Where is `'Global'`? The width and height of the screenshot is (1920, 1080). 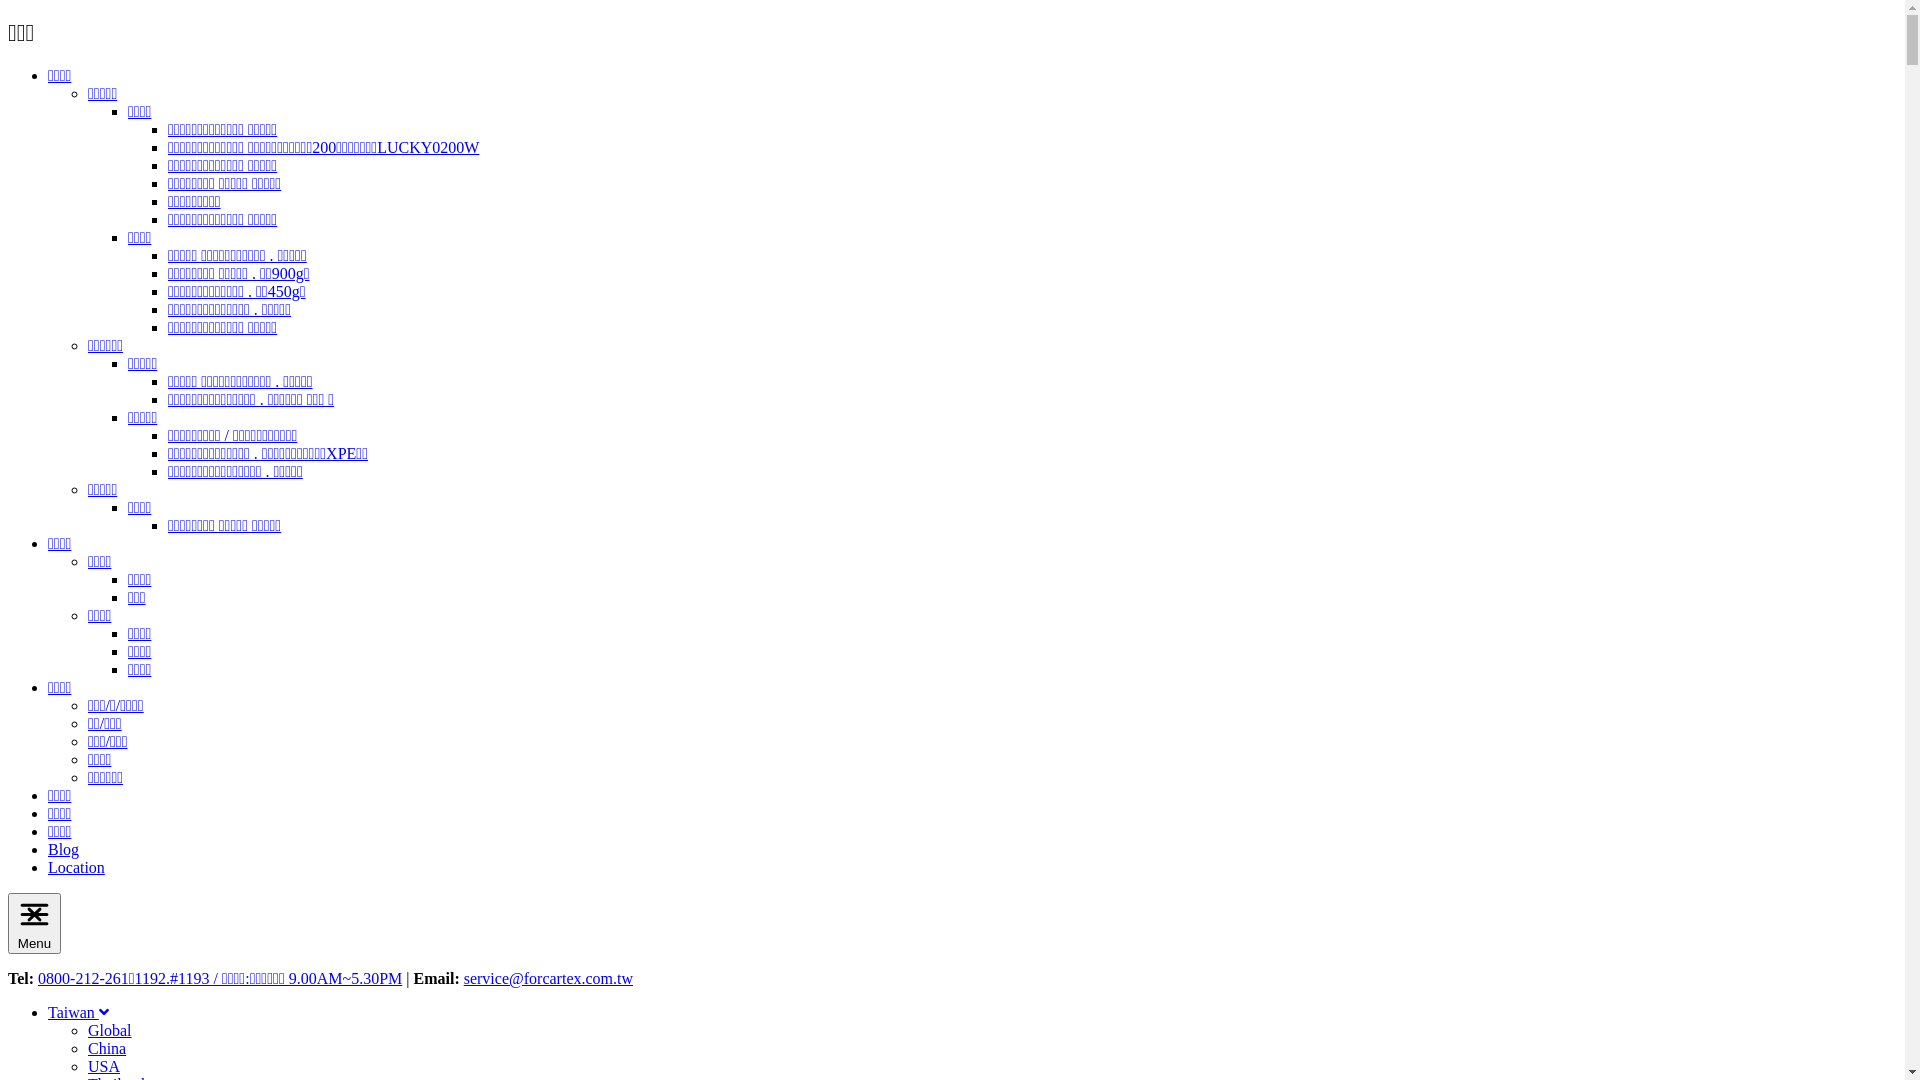
'Global' is located at coordinates (109, 1030).